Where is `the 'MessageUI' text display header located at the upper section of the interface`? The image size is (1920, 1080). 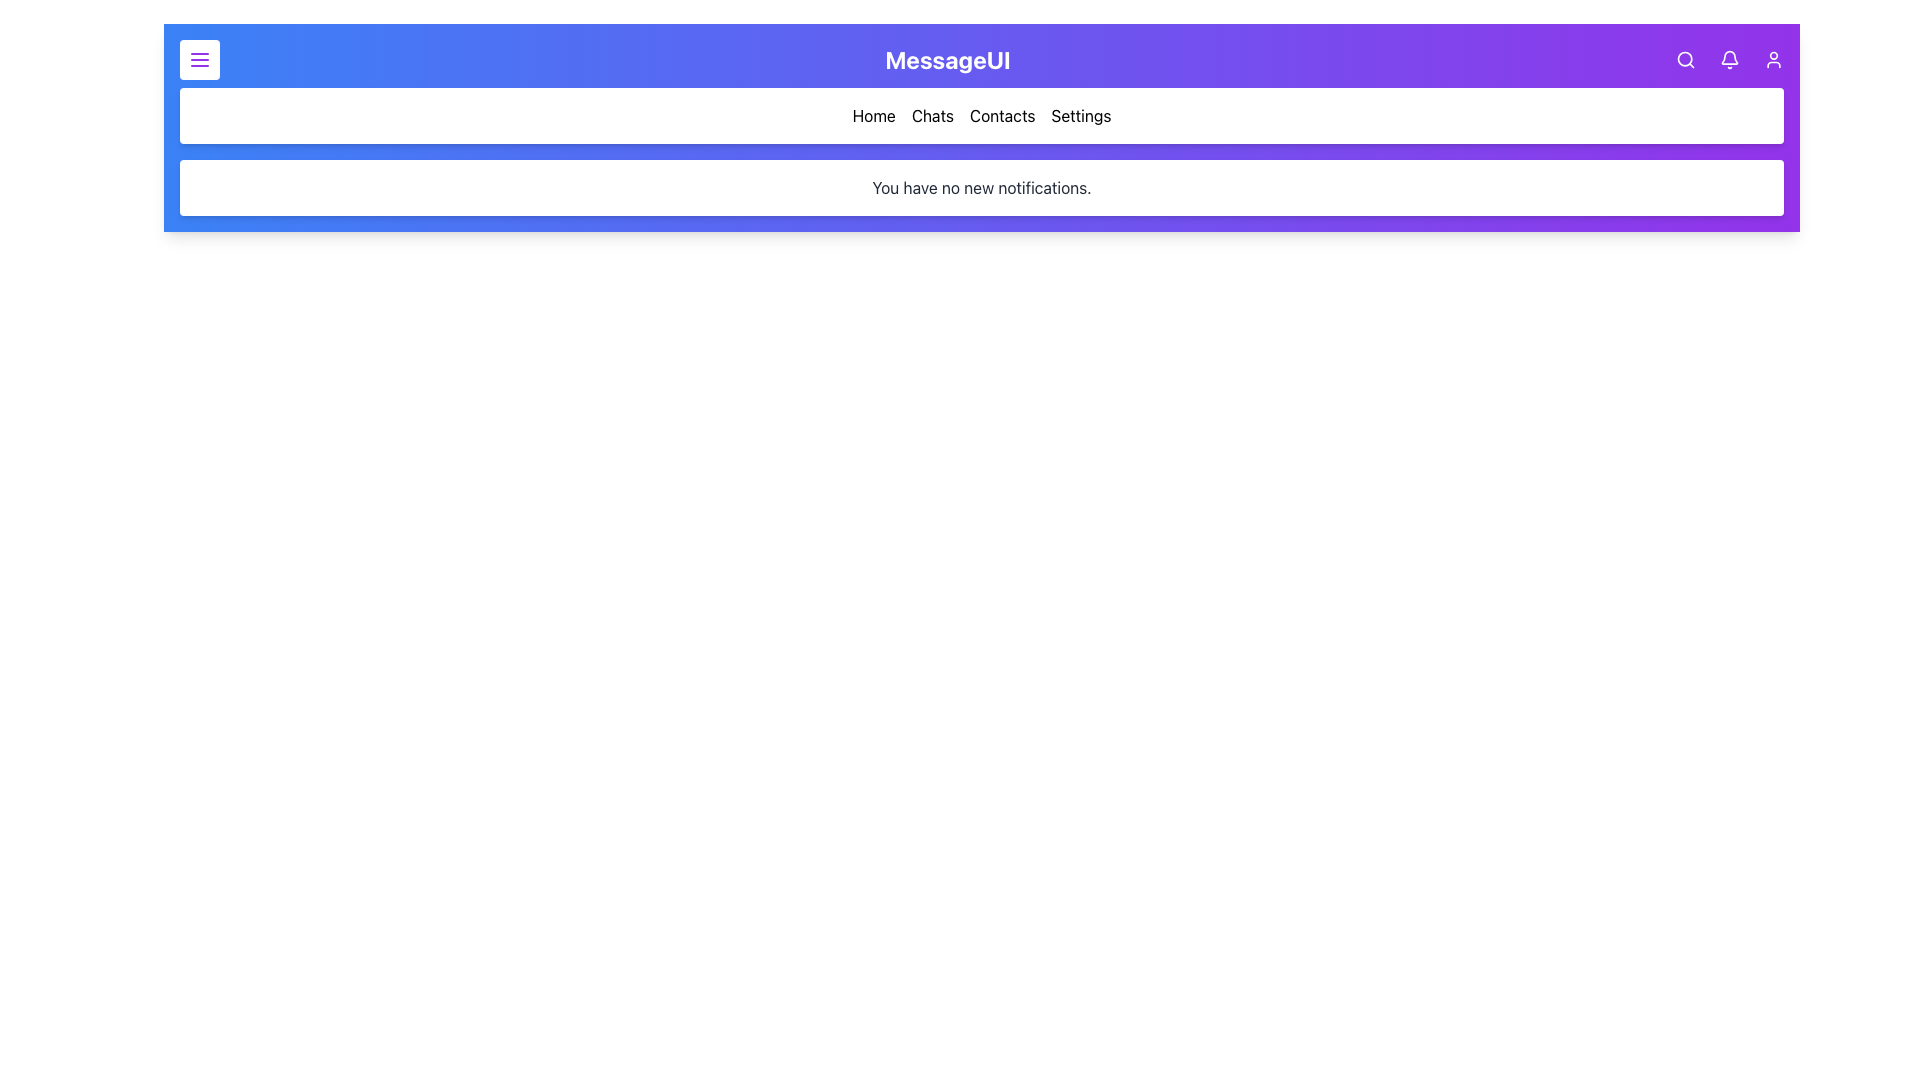 the 'MessageUI' text display header located at the upper section of the interface is located at coordinates (982, 59).